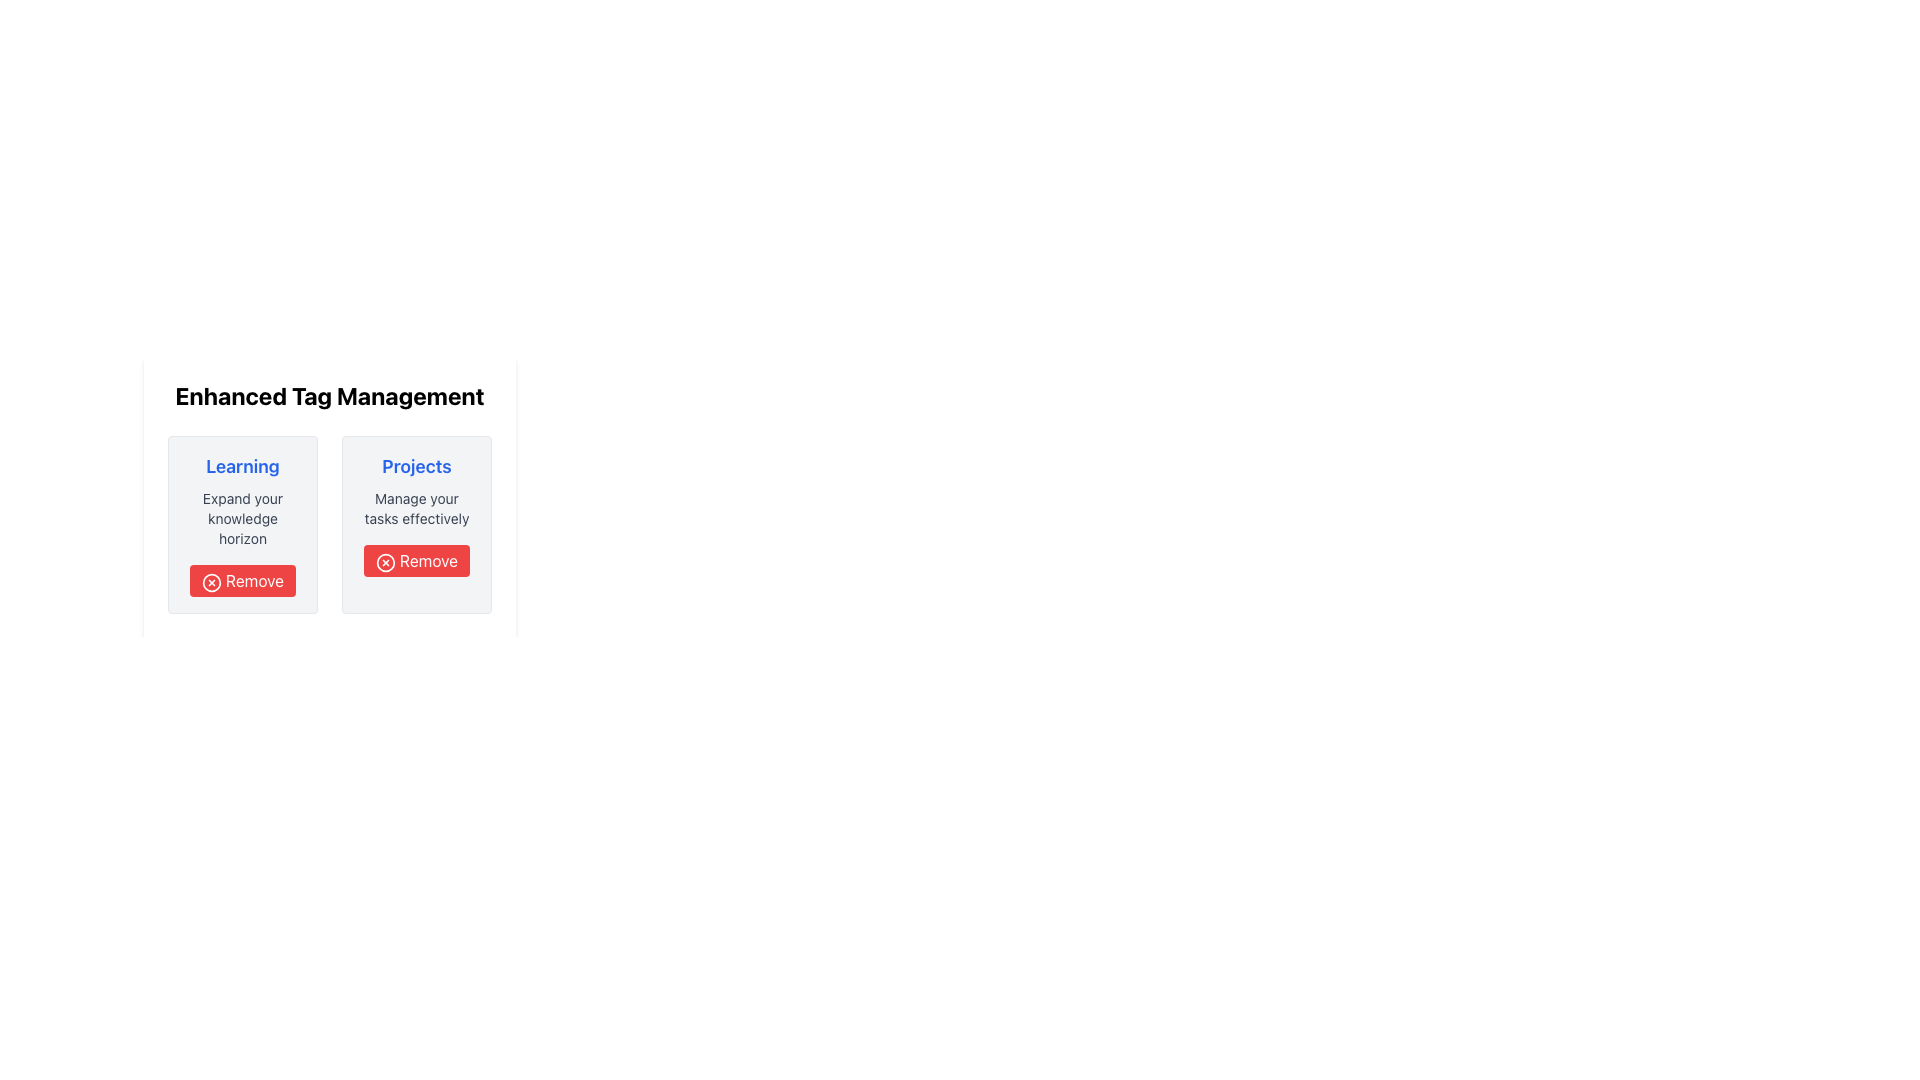 This screenshot has width=1920, height=1080. Describe the element at coordinates (416, 490) in the screenshot. I see `the multi-line text block that provides a title and brief description within the second card under 'Enhanced Tag Management'` at that location.